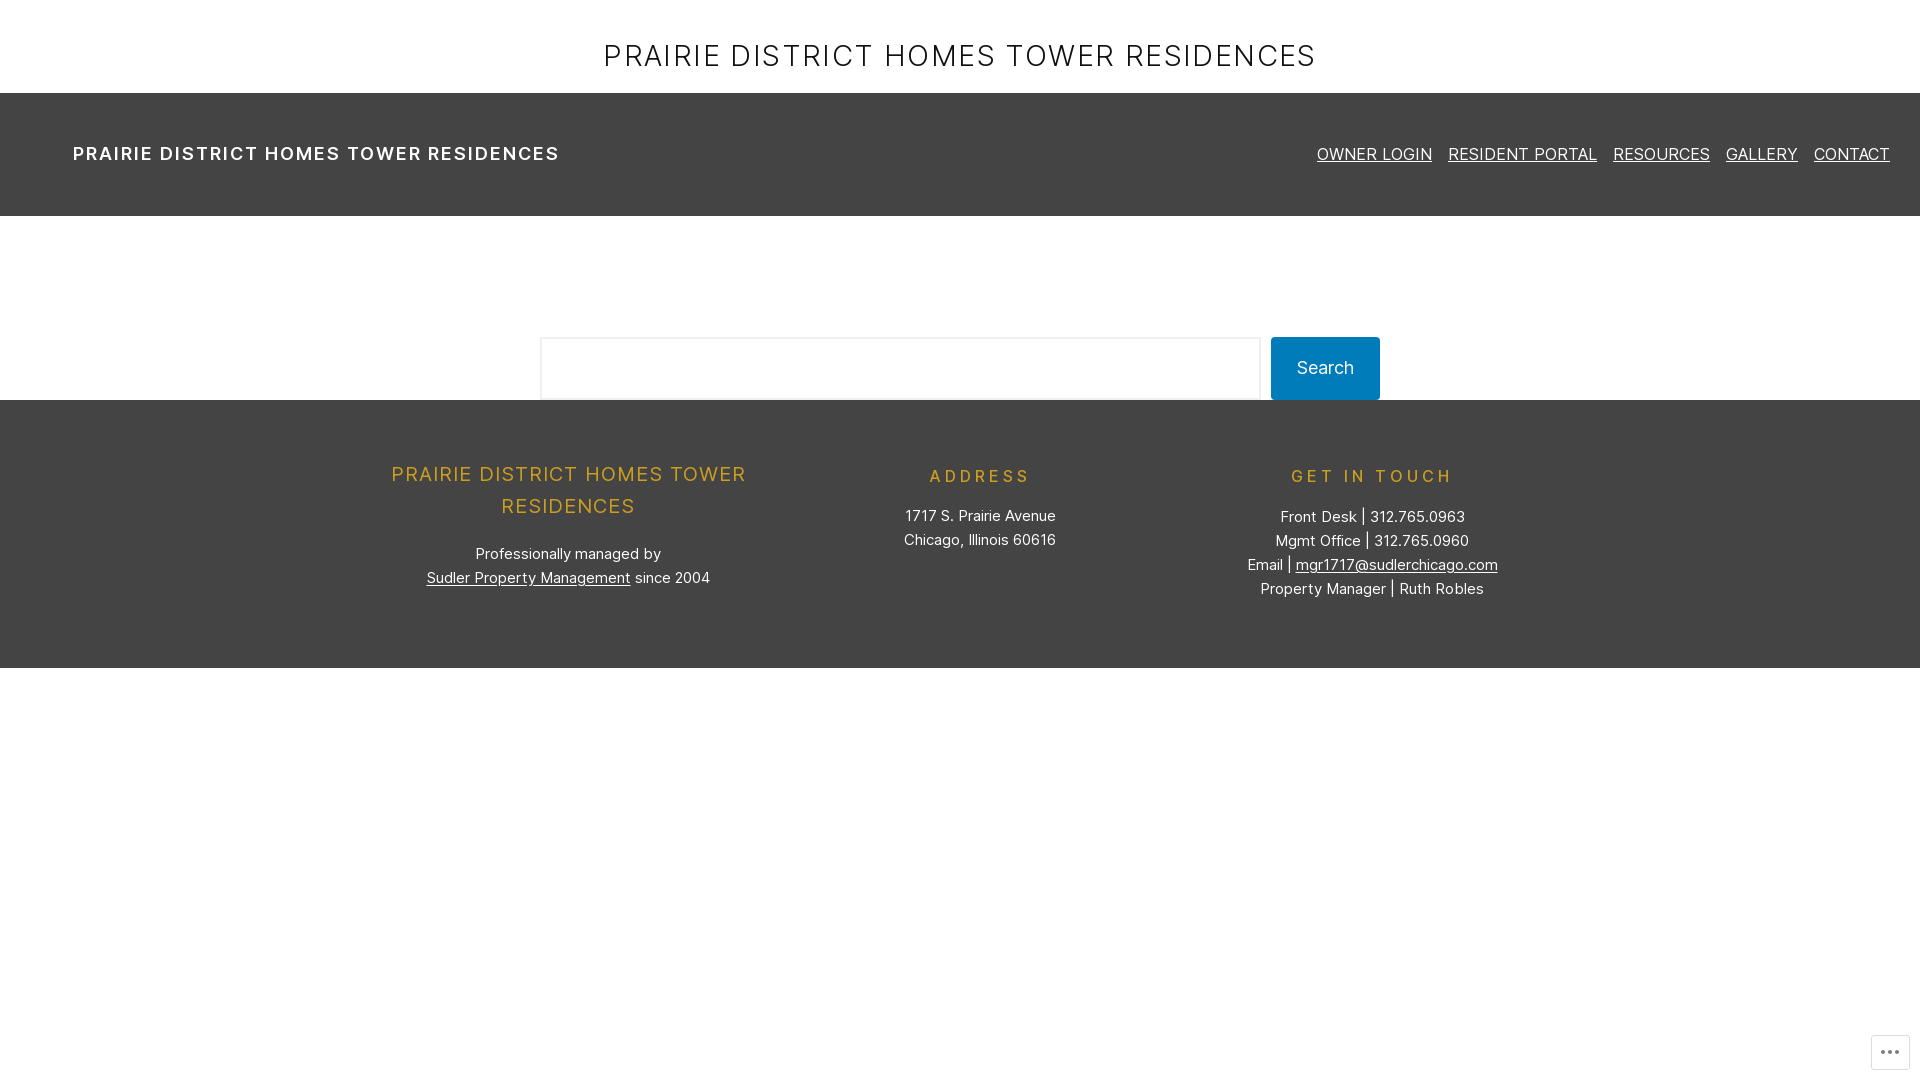 Image resolution: width=1920 pixels, height=1080 pixels. What do you see at coordinates (1661, 153) in the screenshot?
I see `'RESOURCES'` at bounding box center [1661, 153].